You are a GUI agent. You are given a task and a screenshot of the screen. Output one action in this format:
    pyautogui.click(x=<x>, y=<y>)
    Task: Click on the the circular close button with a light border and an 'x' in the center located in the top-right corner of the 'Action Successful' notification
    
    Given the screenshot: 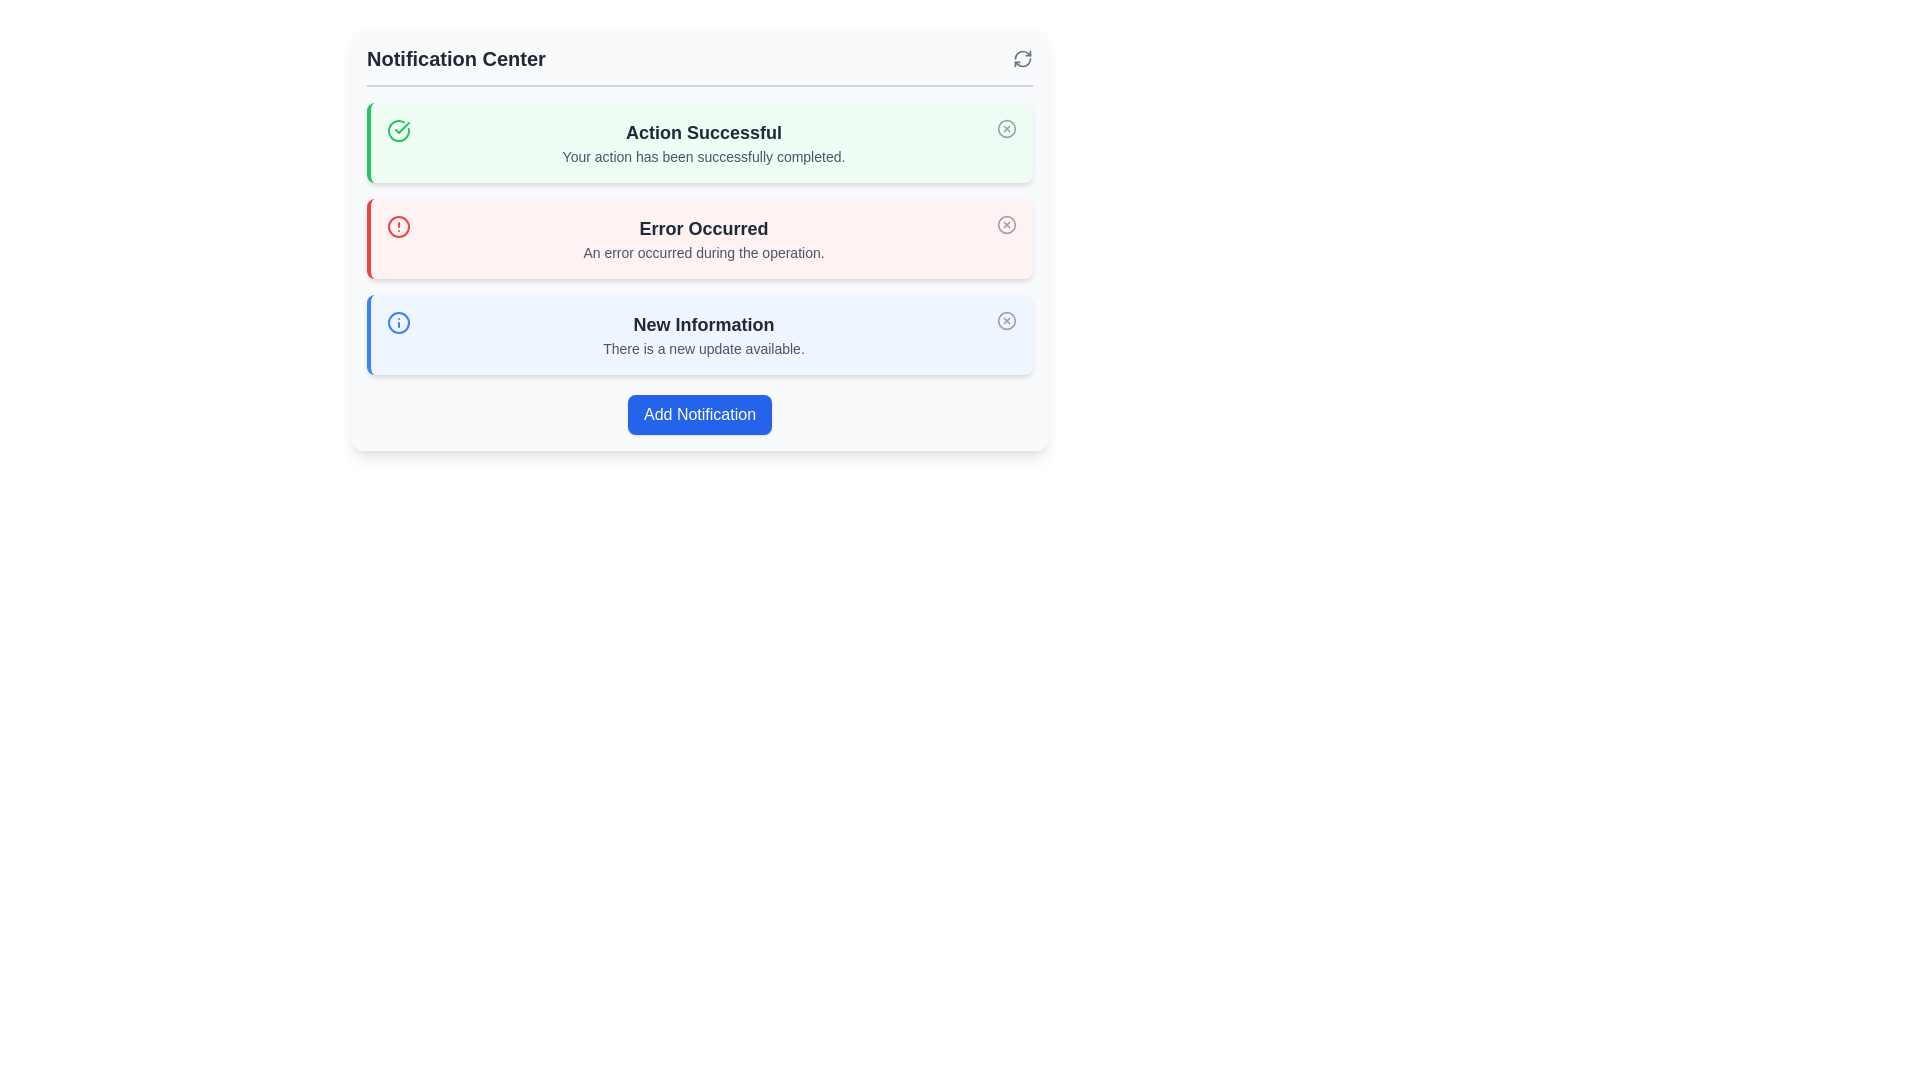 What is the action you would take?
    pyautogui.click(x=1007, y=128)
    